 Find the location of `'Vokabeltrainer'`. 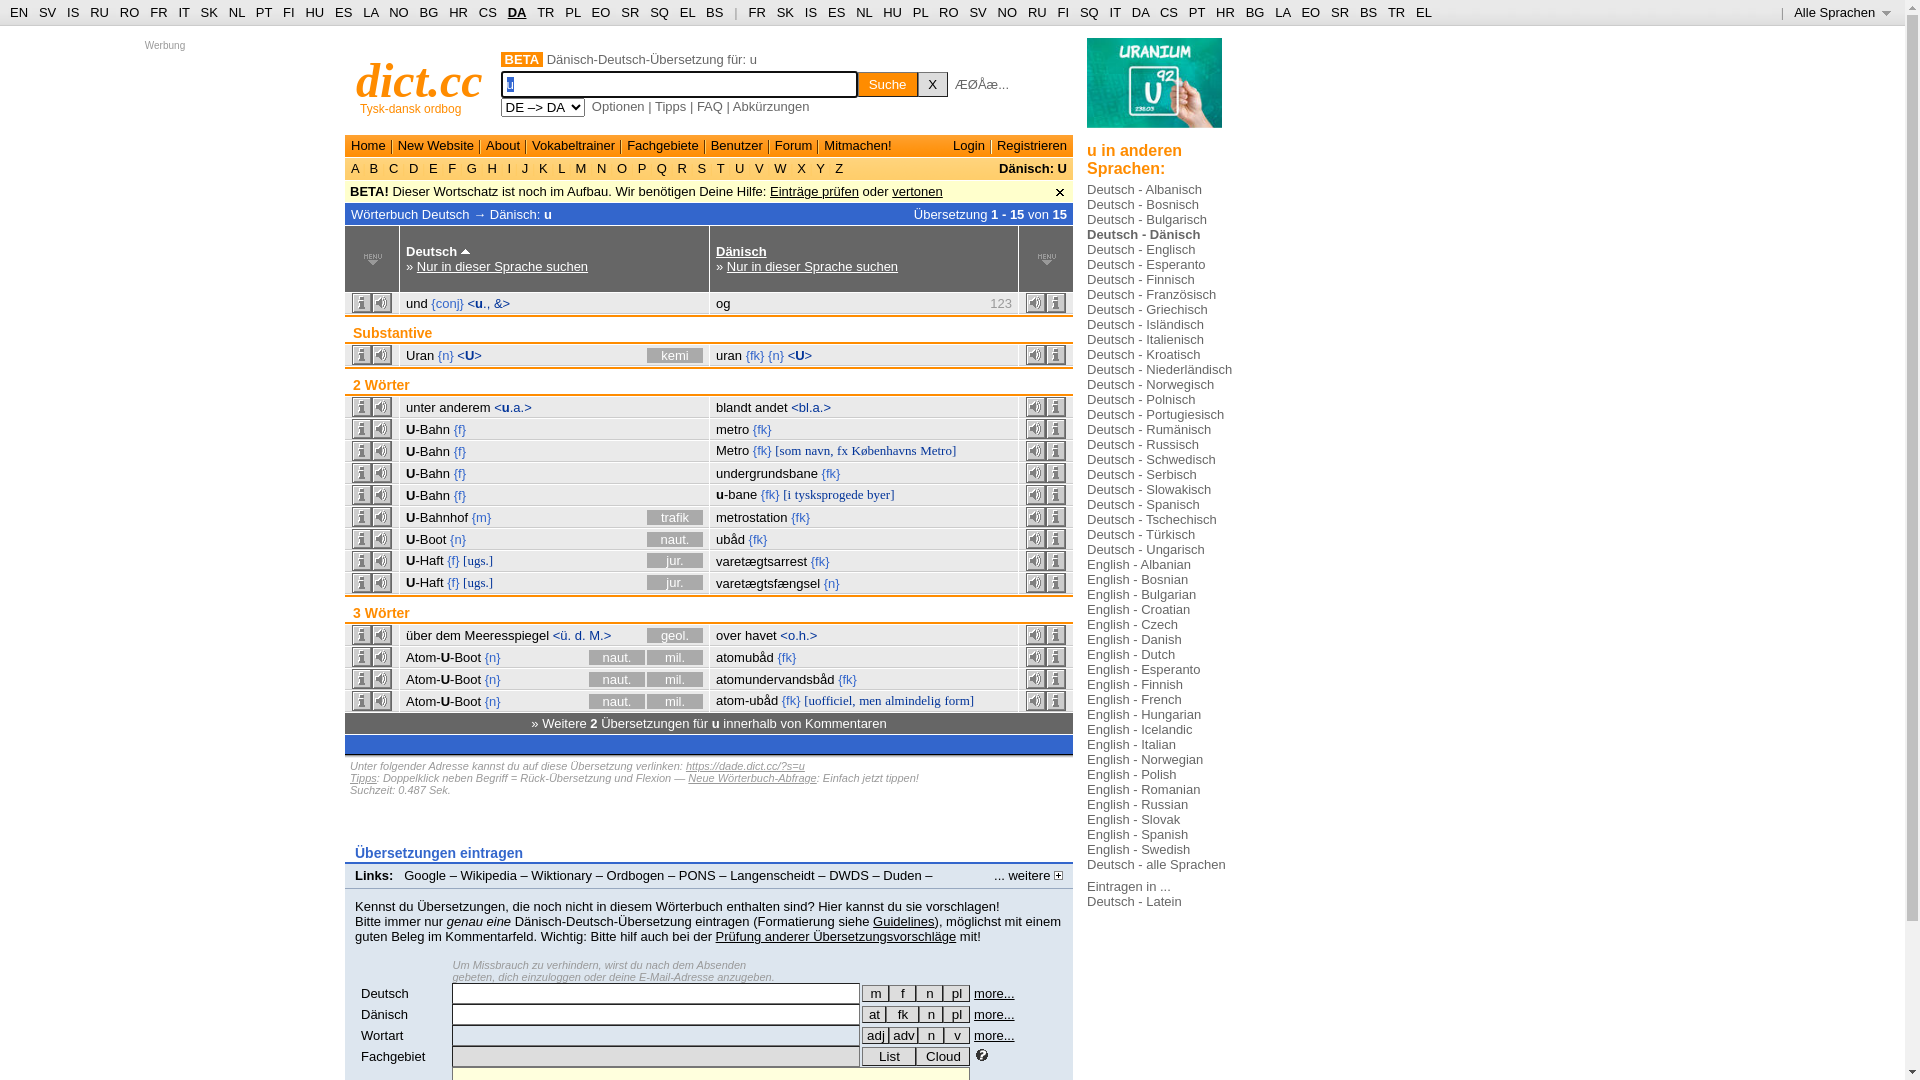

'Vokabeltrainer' is located at coordinates (572, 144).